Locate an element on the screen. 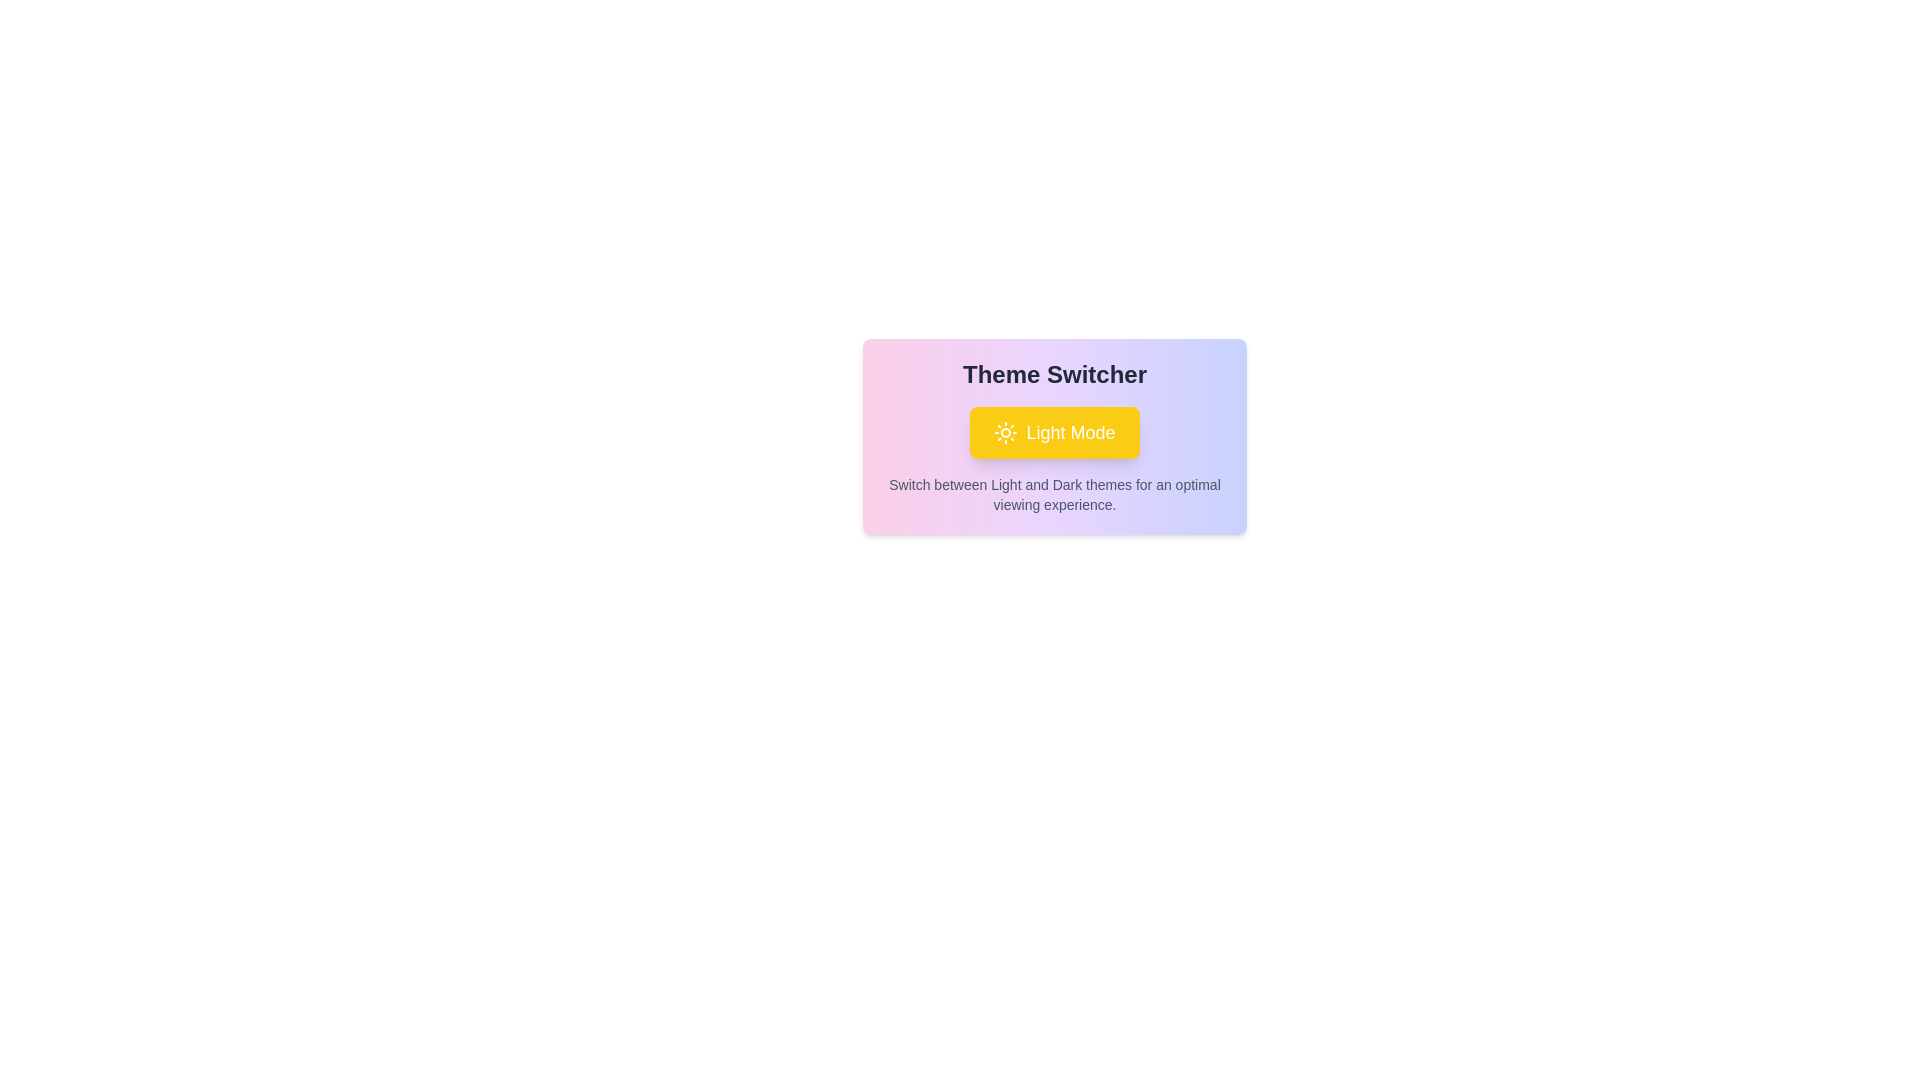 Image resolution: width=1920 pixels, height=1080 pixels. the theme toggle button to switch between light and dark themes is located at coordinates (1054, 431).